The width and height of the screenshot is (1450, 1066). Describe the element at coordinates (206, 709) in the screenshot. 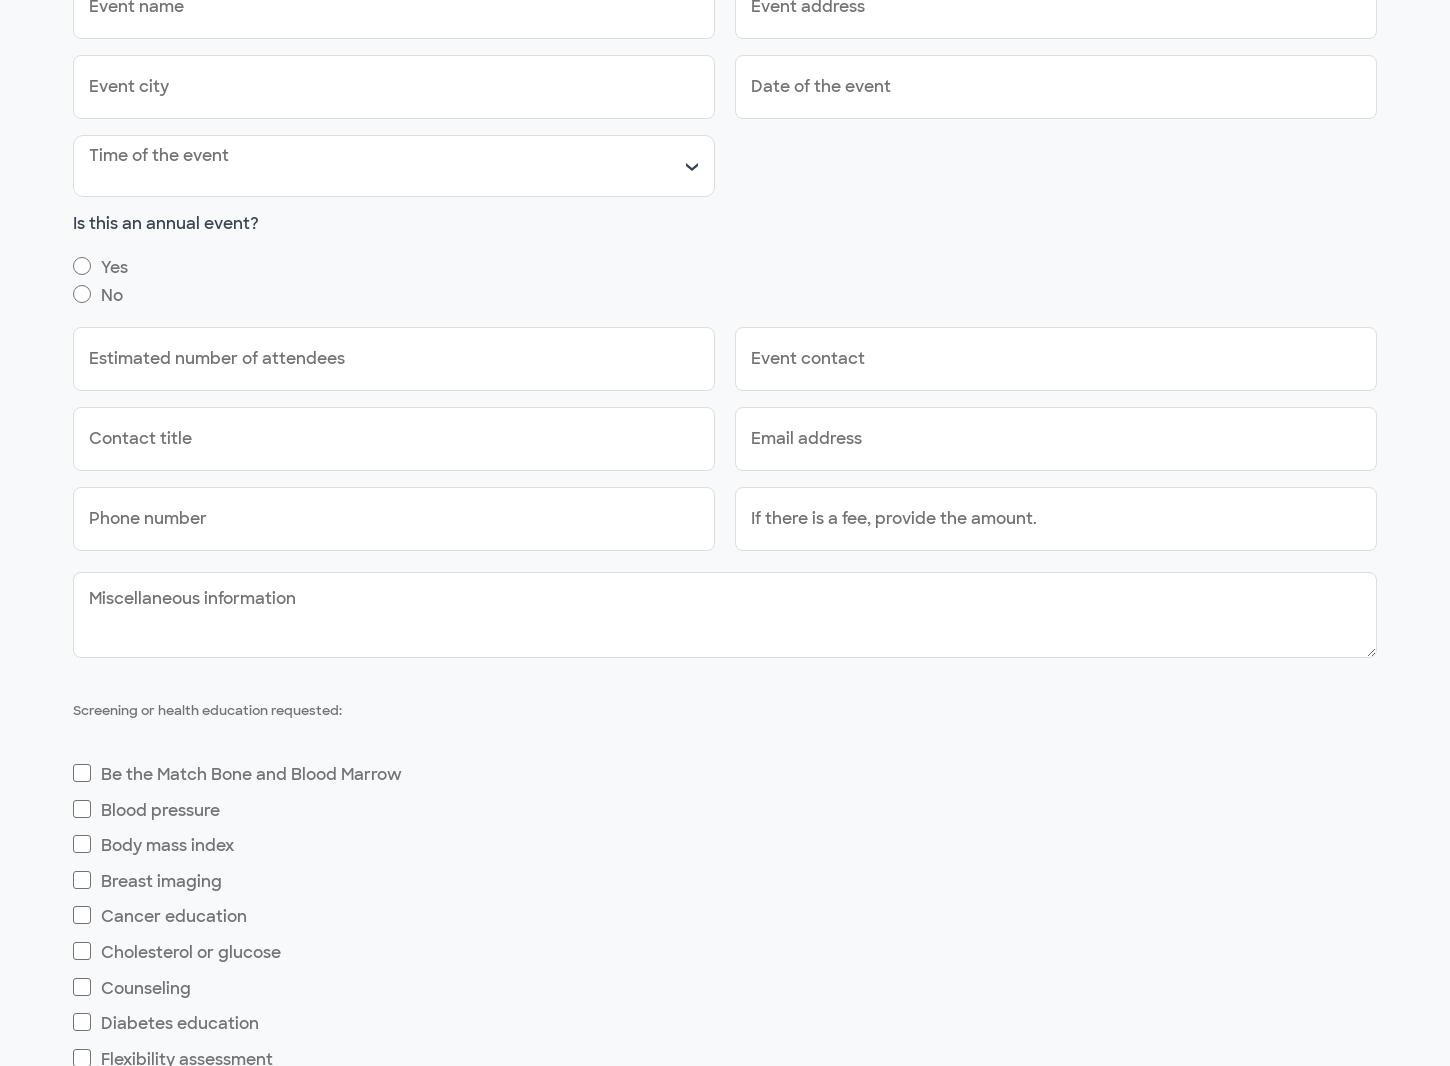

I see `'Screening or health education requested:'` at that location.